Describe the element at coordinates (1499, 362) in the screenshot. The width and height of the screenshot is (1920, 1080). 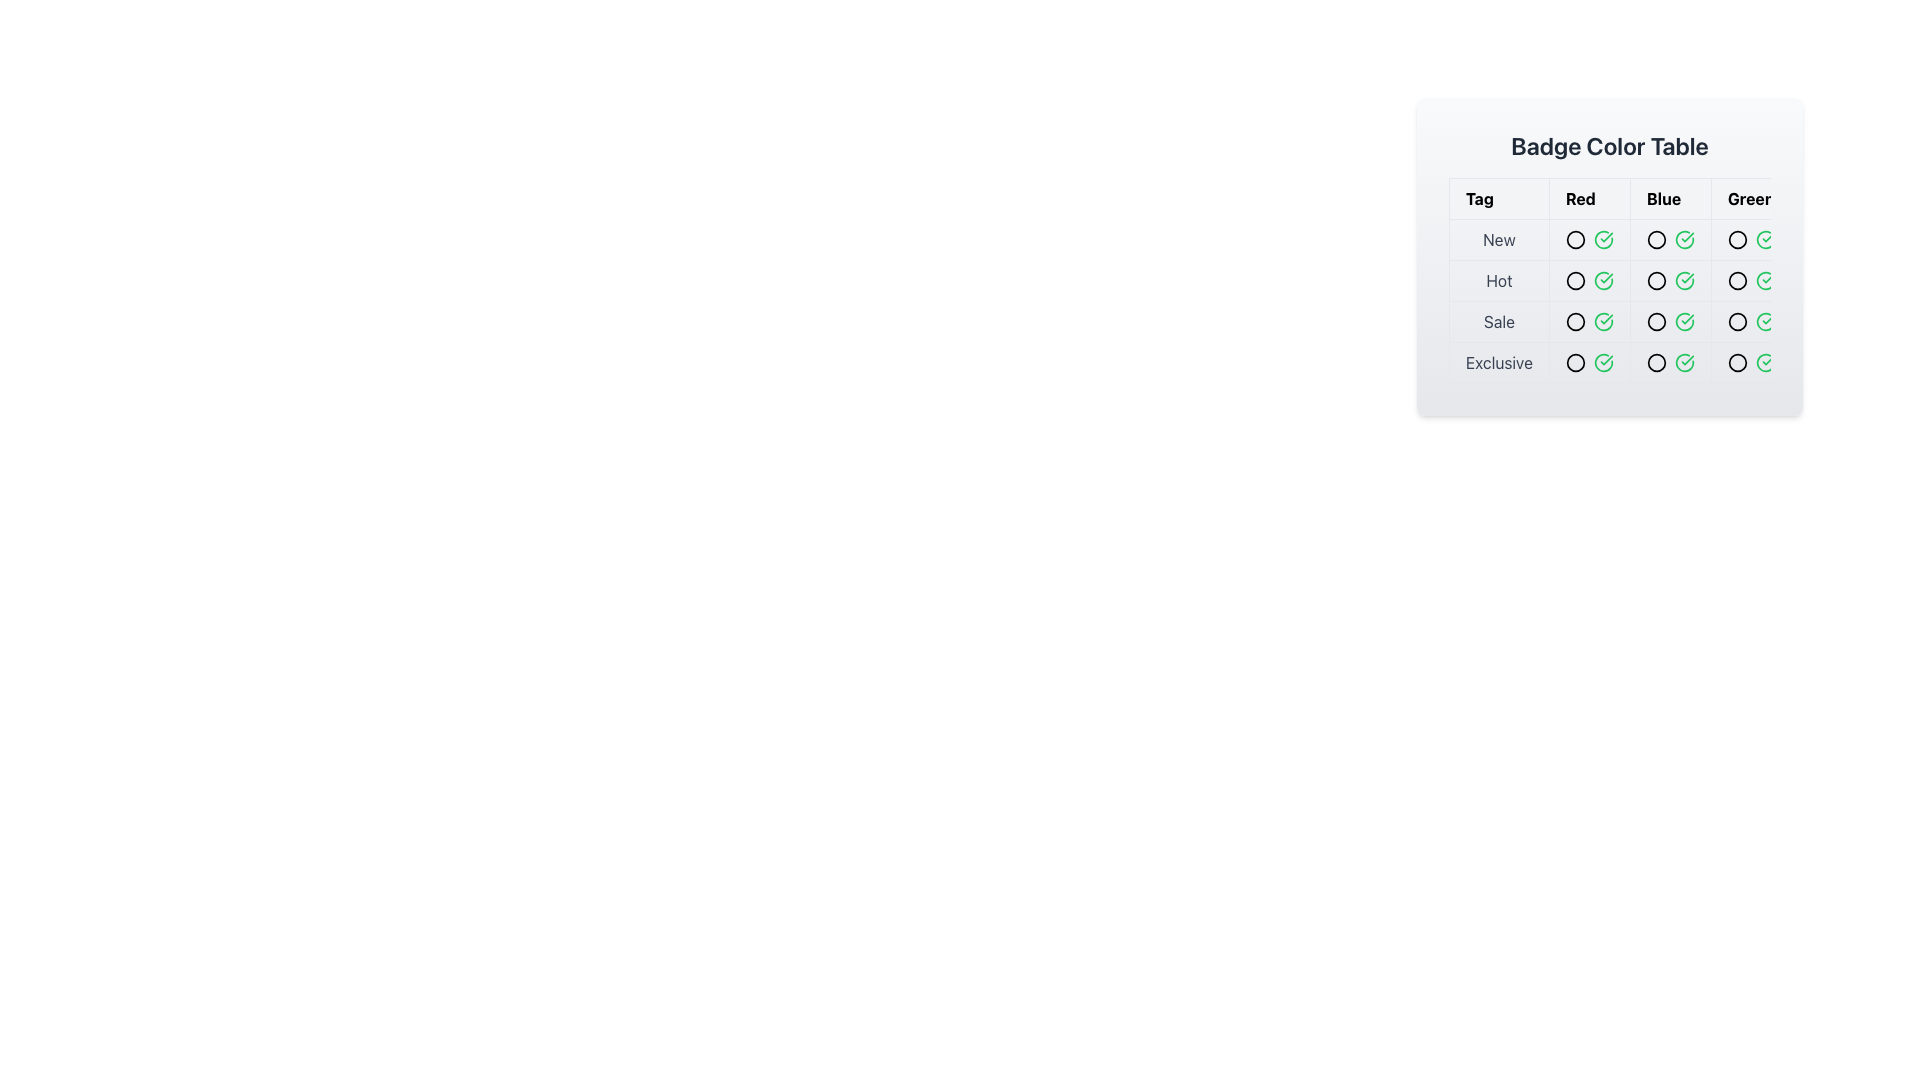
I see `the Text Label in the fourth row under the 'Tag' column, which indicates a category or tag for associated data in the table, positioned below 'Sale'` at that location.